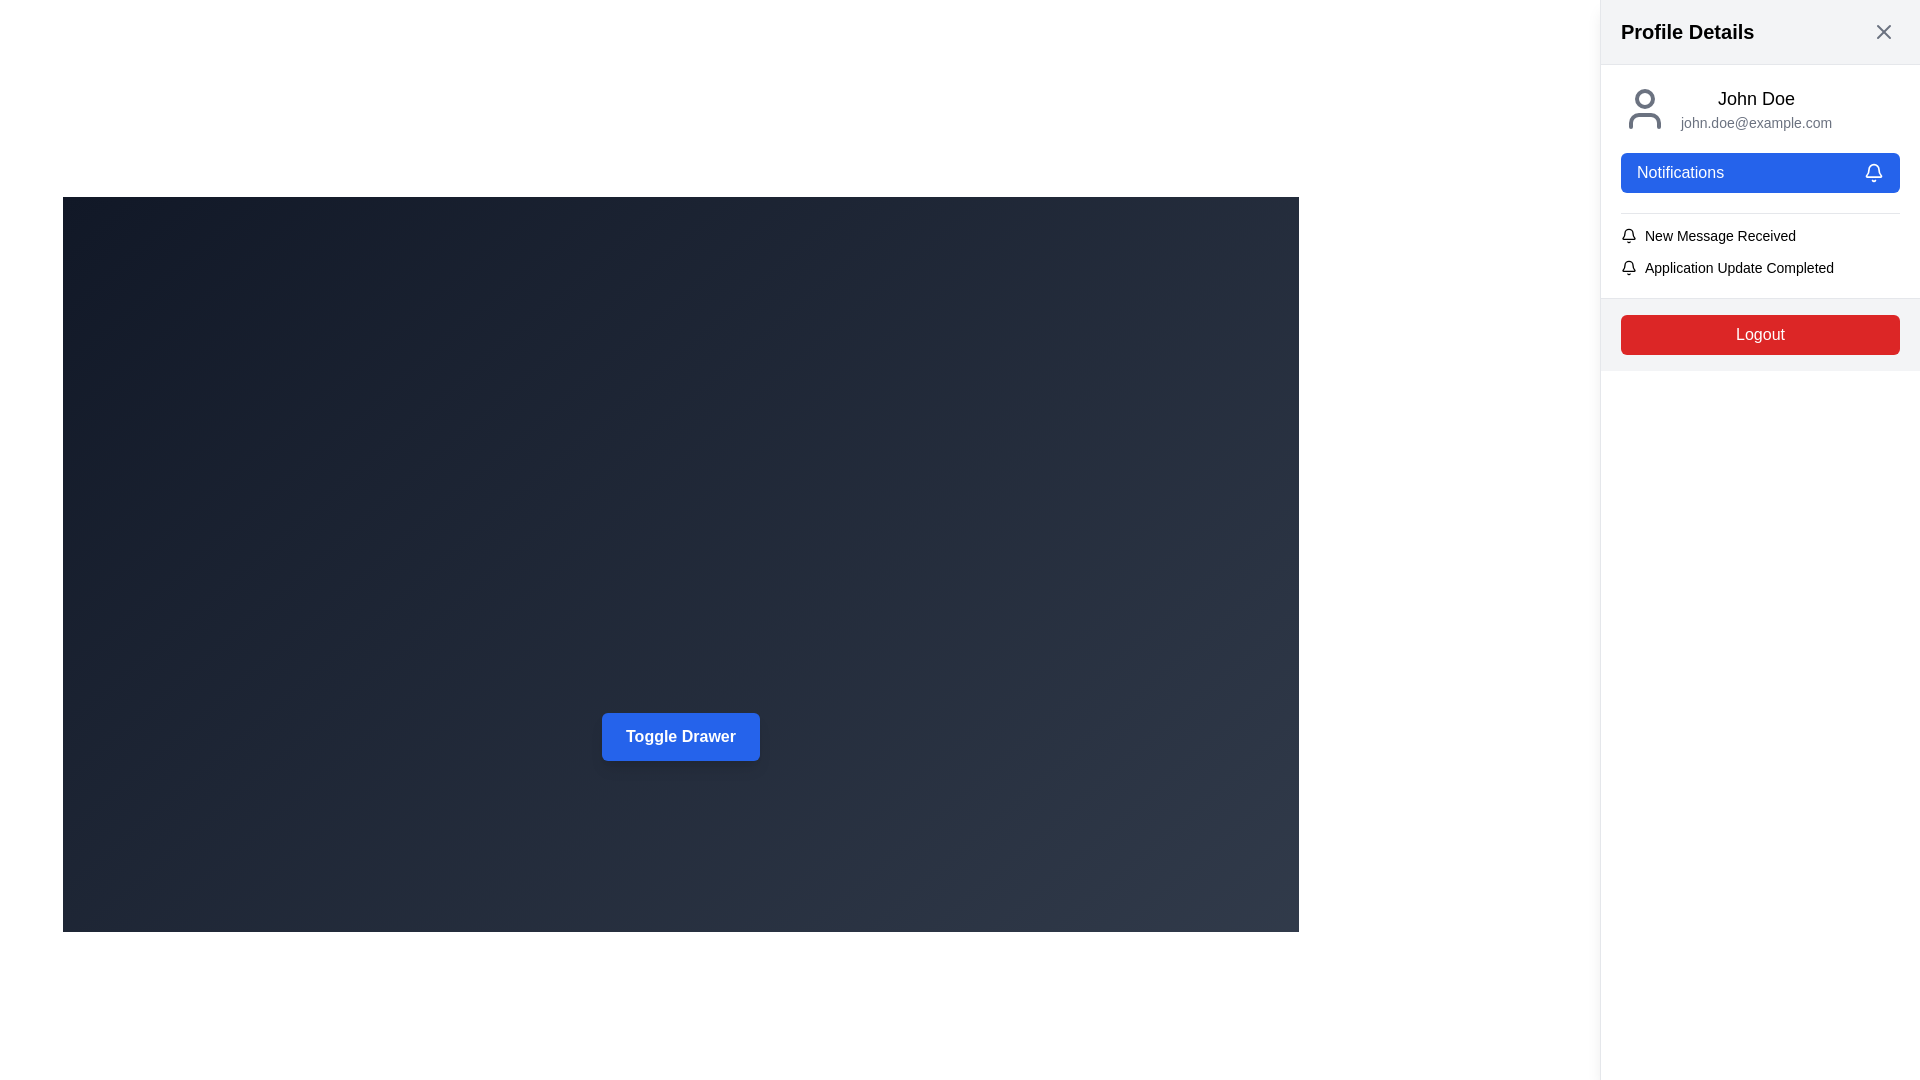 This screenshot has width=1920, height=1080. I want to click on the small bell icon located to the immediate left of the text 'New Message Received' within the notifications sub-section of the side panel, so click(1628, 234).